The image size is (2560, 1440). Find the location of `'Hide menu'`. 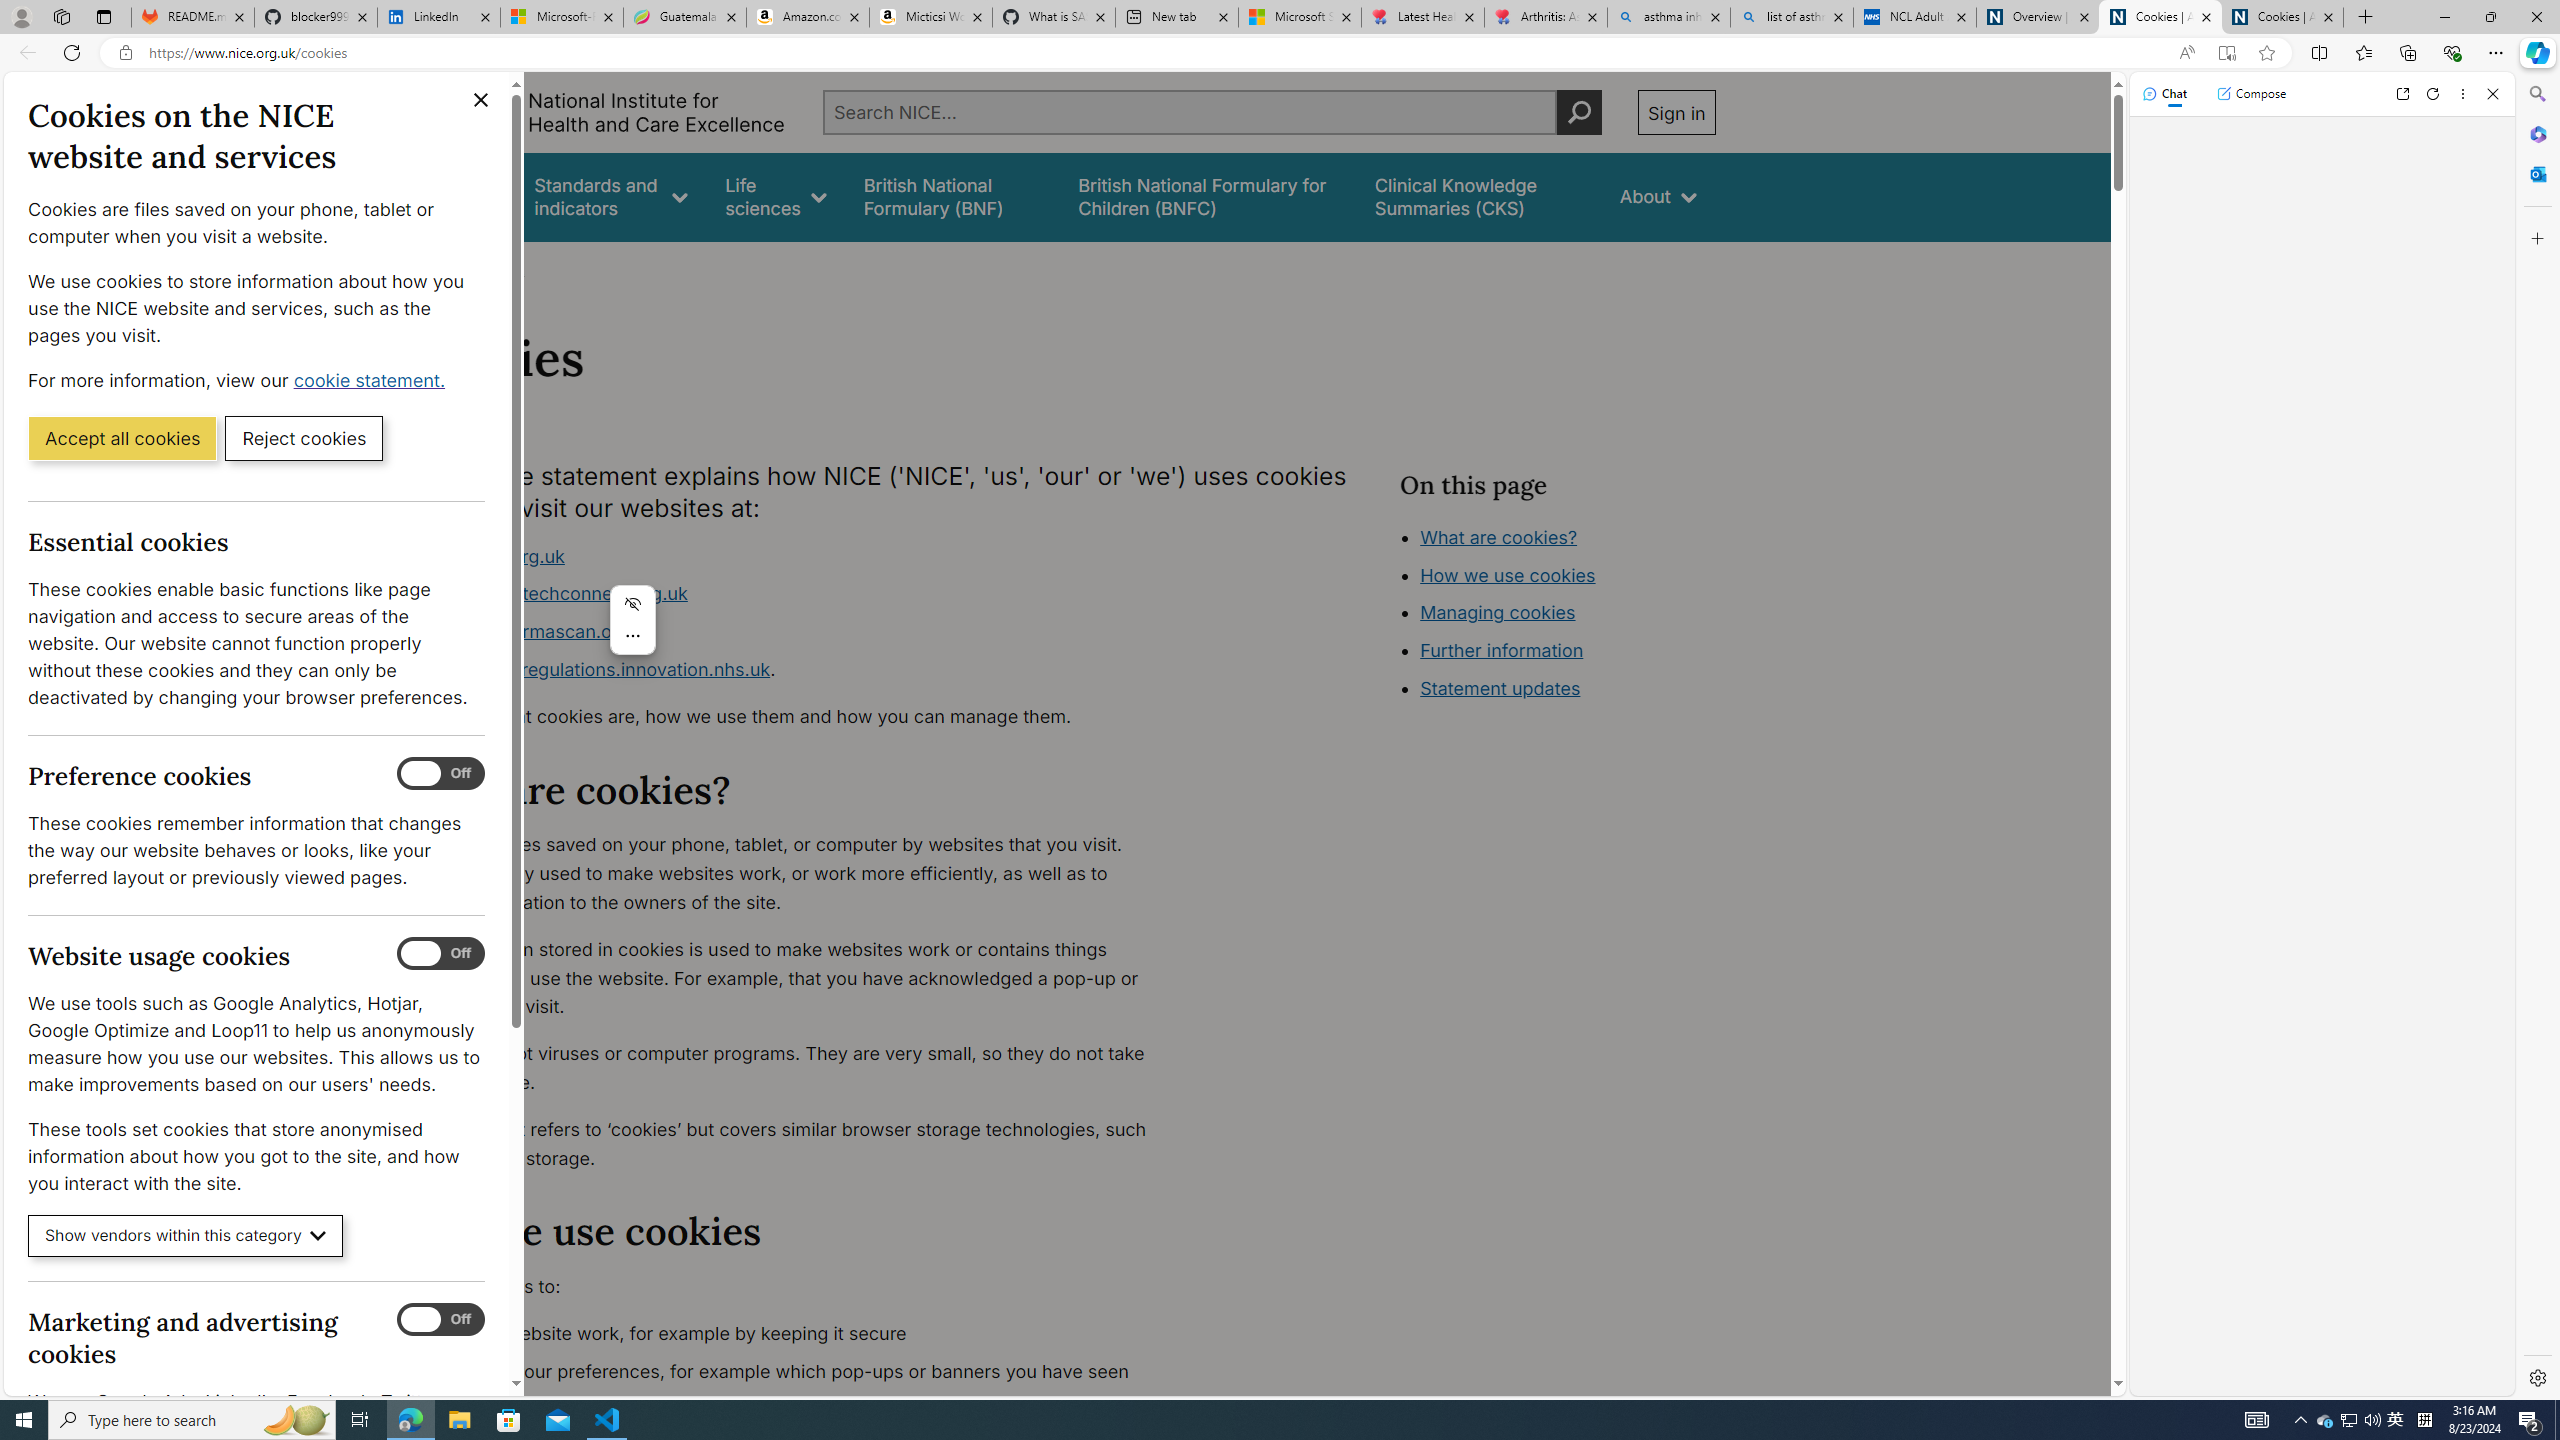

'Hide menu' is located at coordinates (632, 604).